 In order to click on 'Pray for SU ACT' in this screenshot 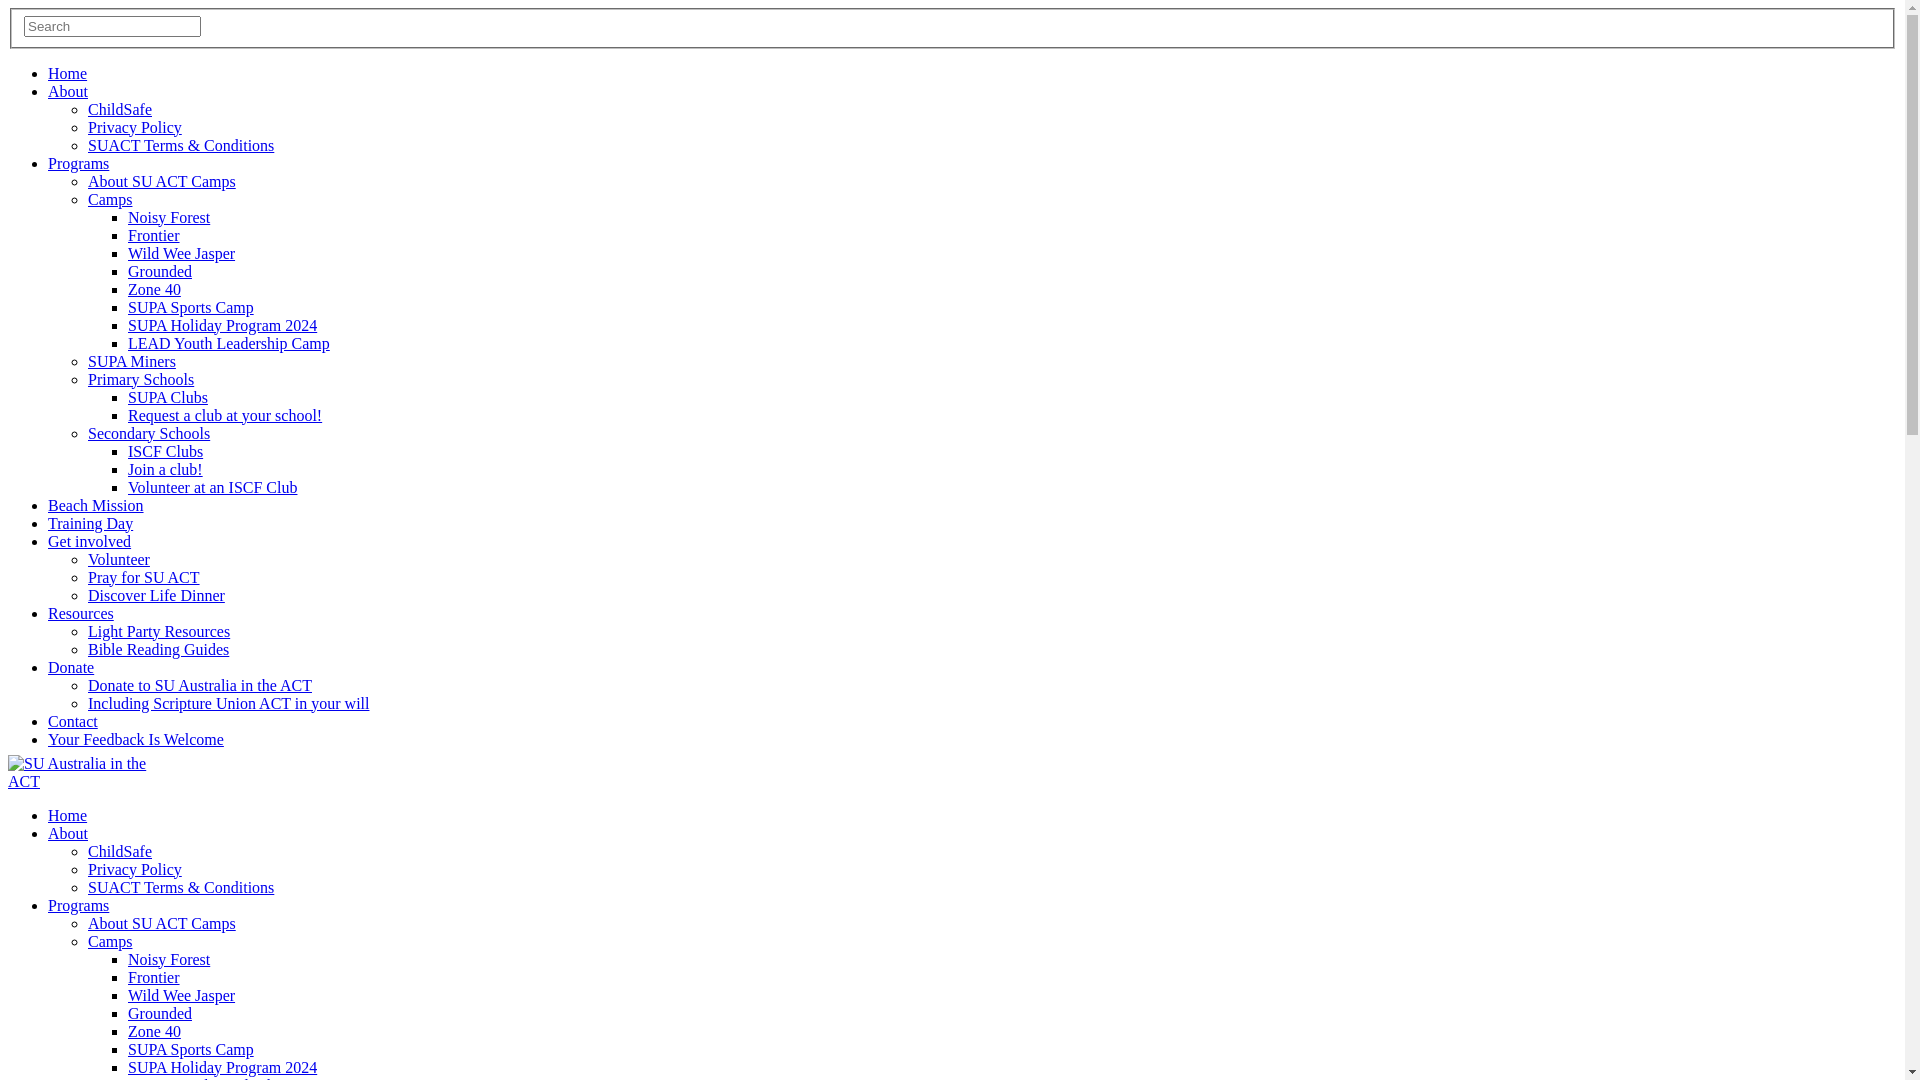, I will do `click(86, 577)`.